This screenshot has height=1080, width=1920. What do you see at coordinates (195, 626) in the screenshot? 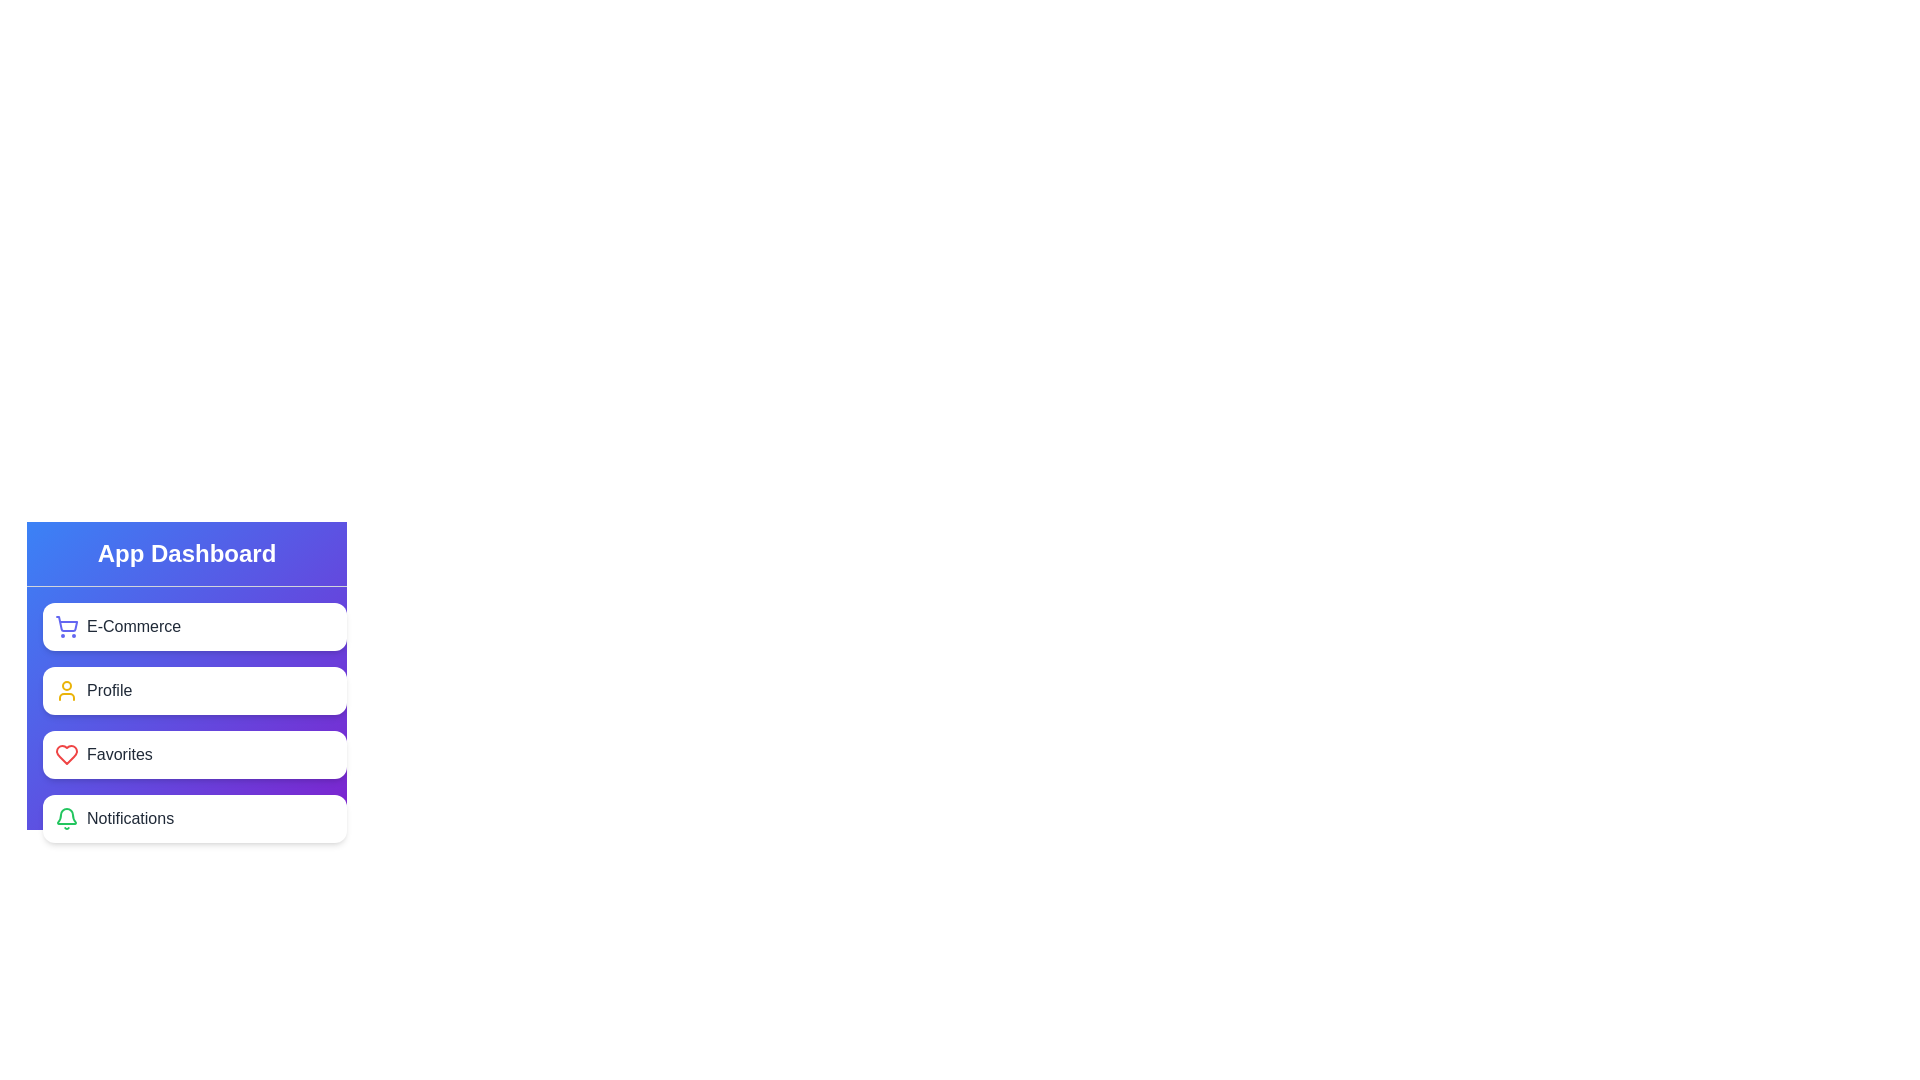
I see `the navigation item E-Commerce from the sidebar` at bounding box center [195, 626].